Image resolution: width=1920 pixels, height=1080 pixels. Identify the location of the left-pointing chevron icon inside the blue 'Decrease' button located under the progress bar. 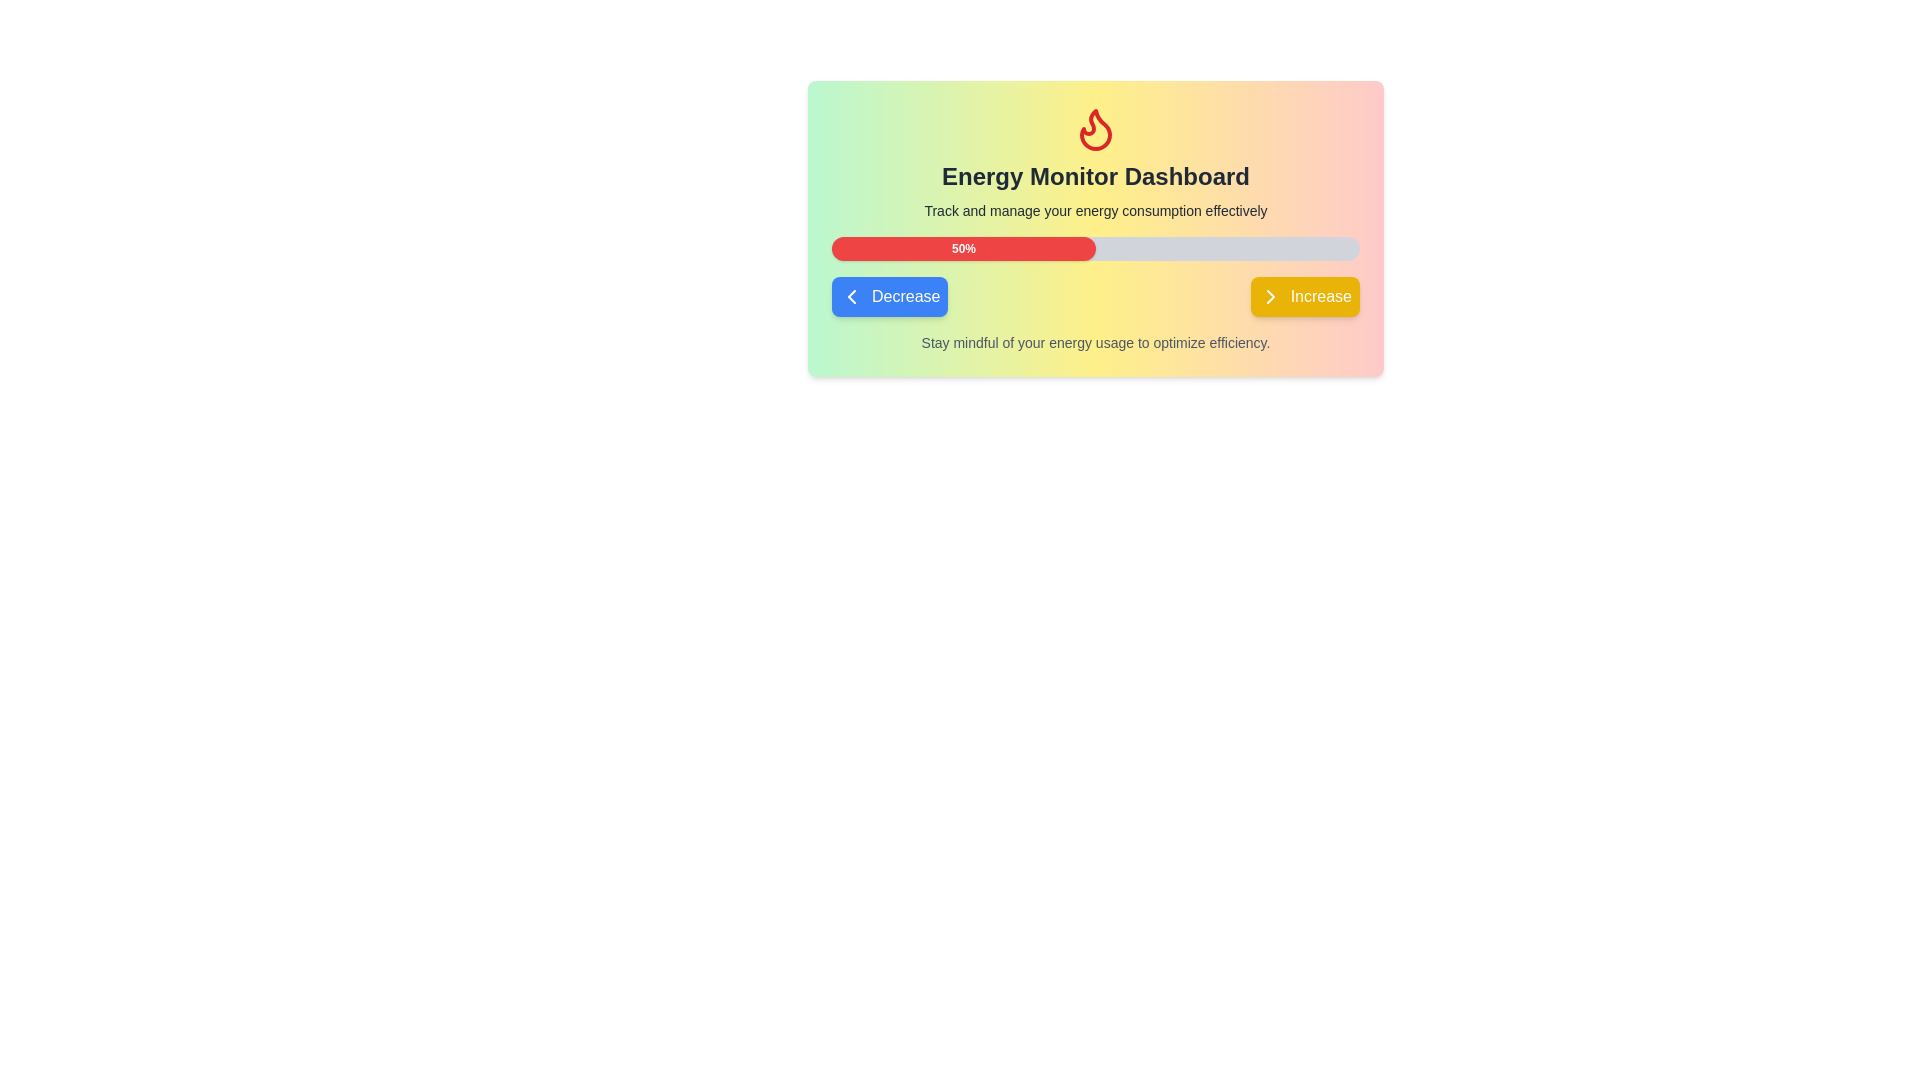
(851, 297).